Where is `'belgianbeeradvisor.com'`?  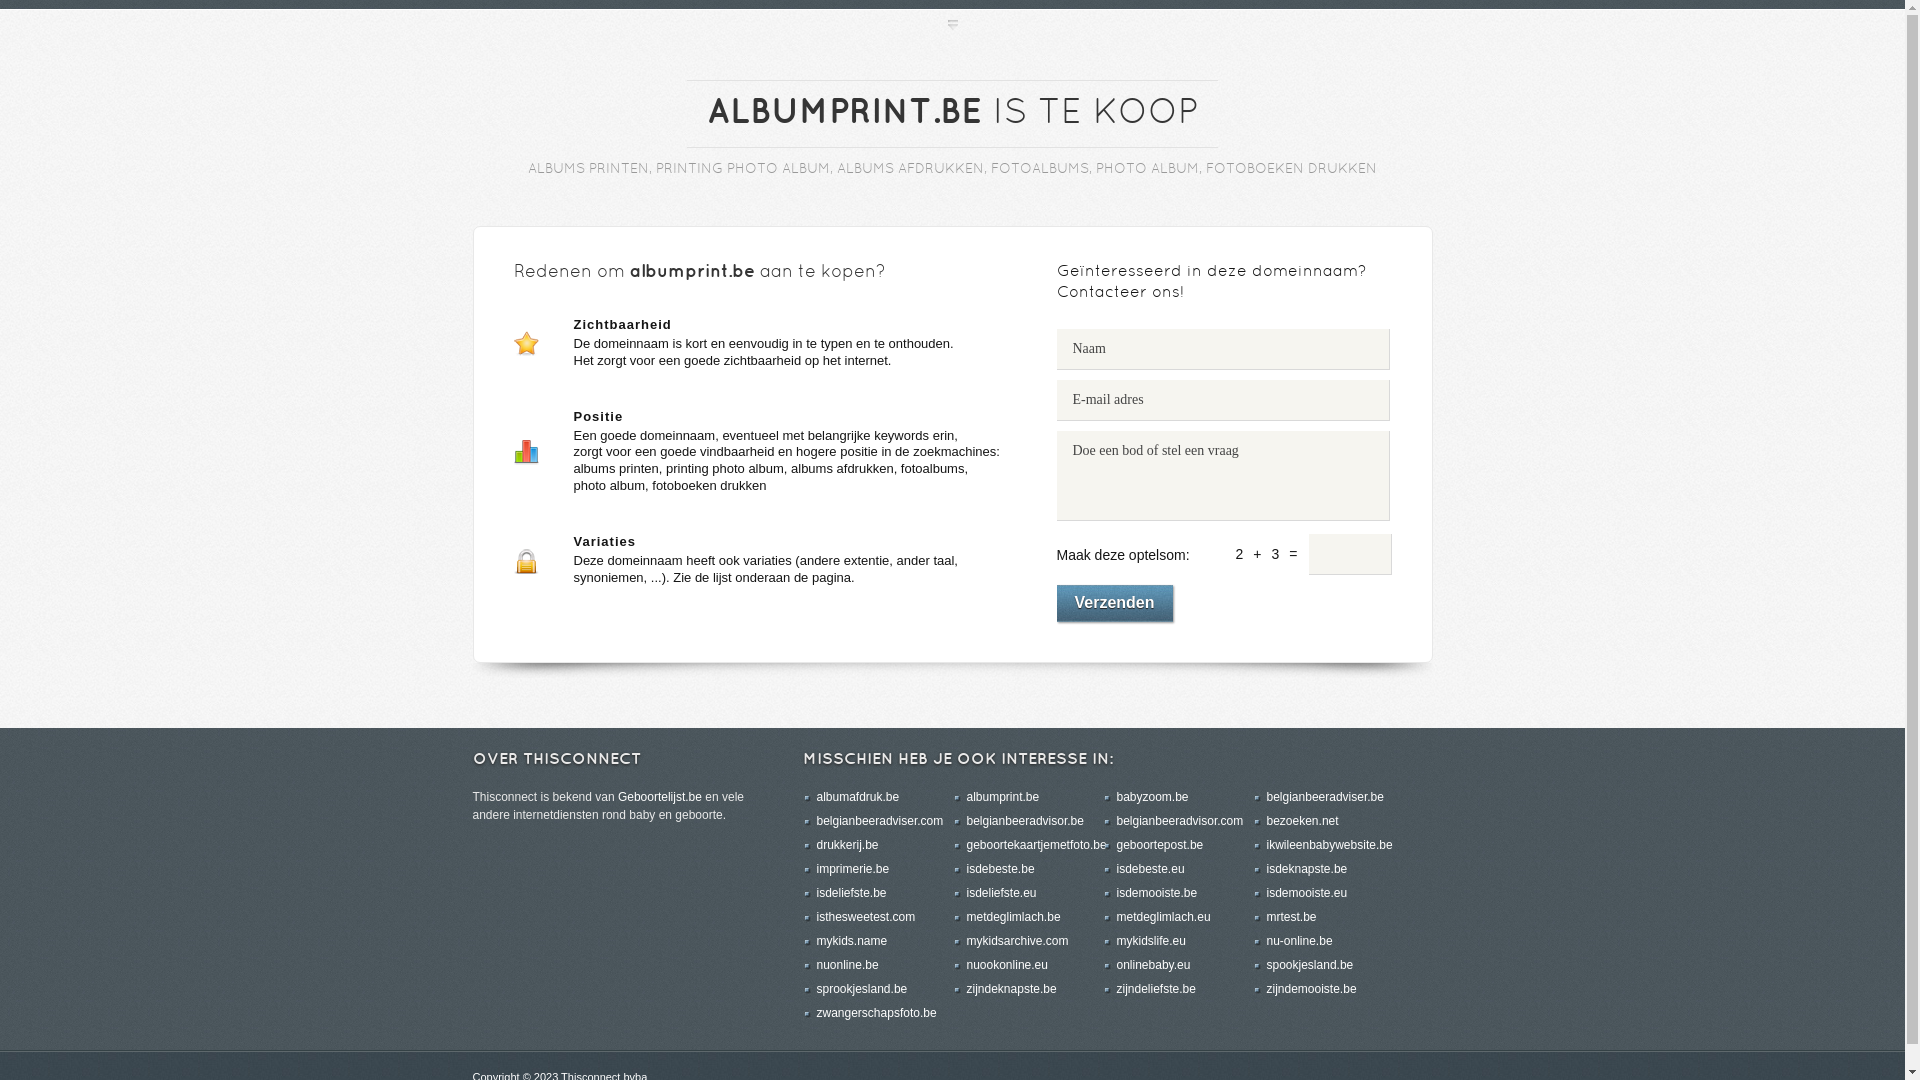 'belgianbeeradvisor.com' is located at coordinates (1179, 821).